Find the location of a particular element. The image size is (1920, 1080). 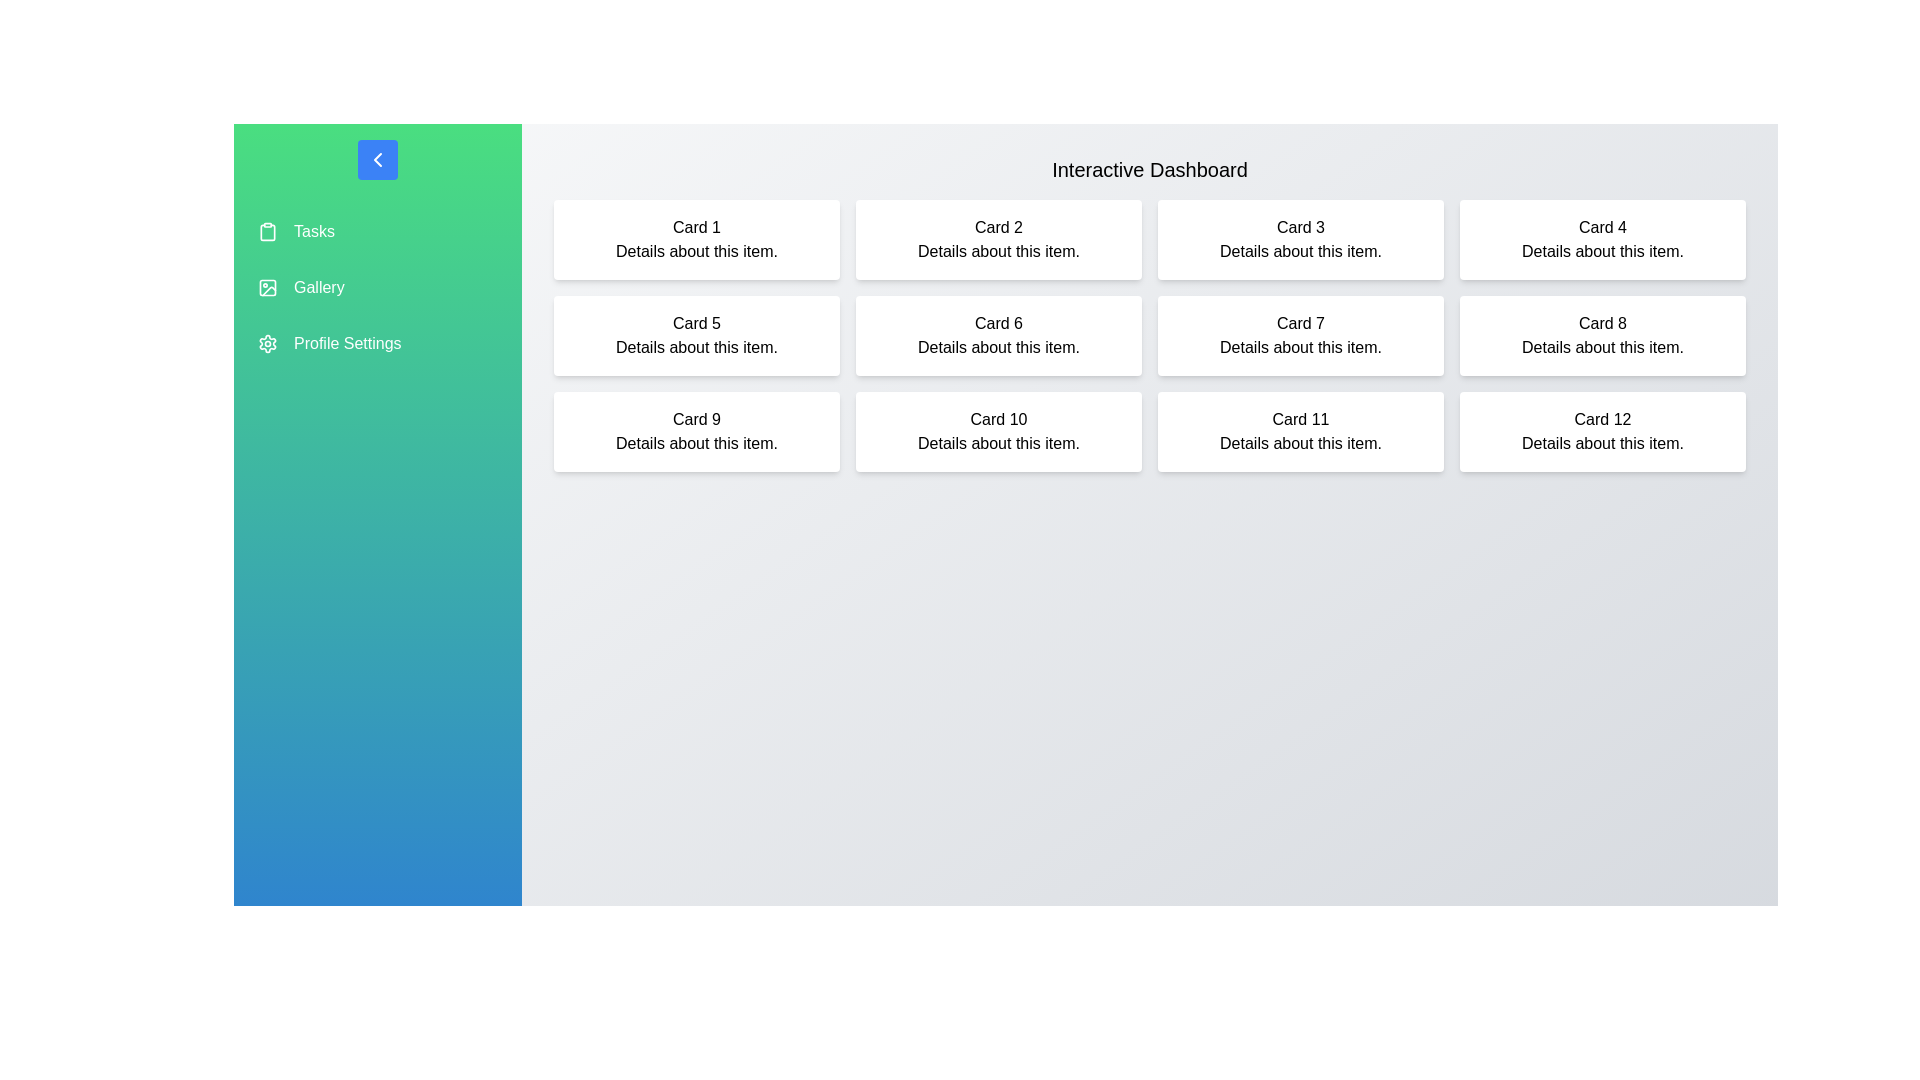

the 'Tasks' button in the drawer to navigate to the 'Tasks' section is located at coordinates (378, 230).